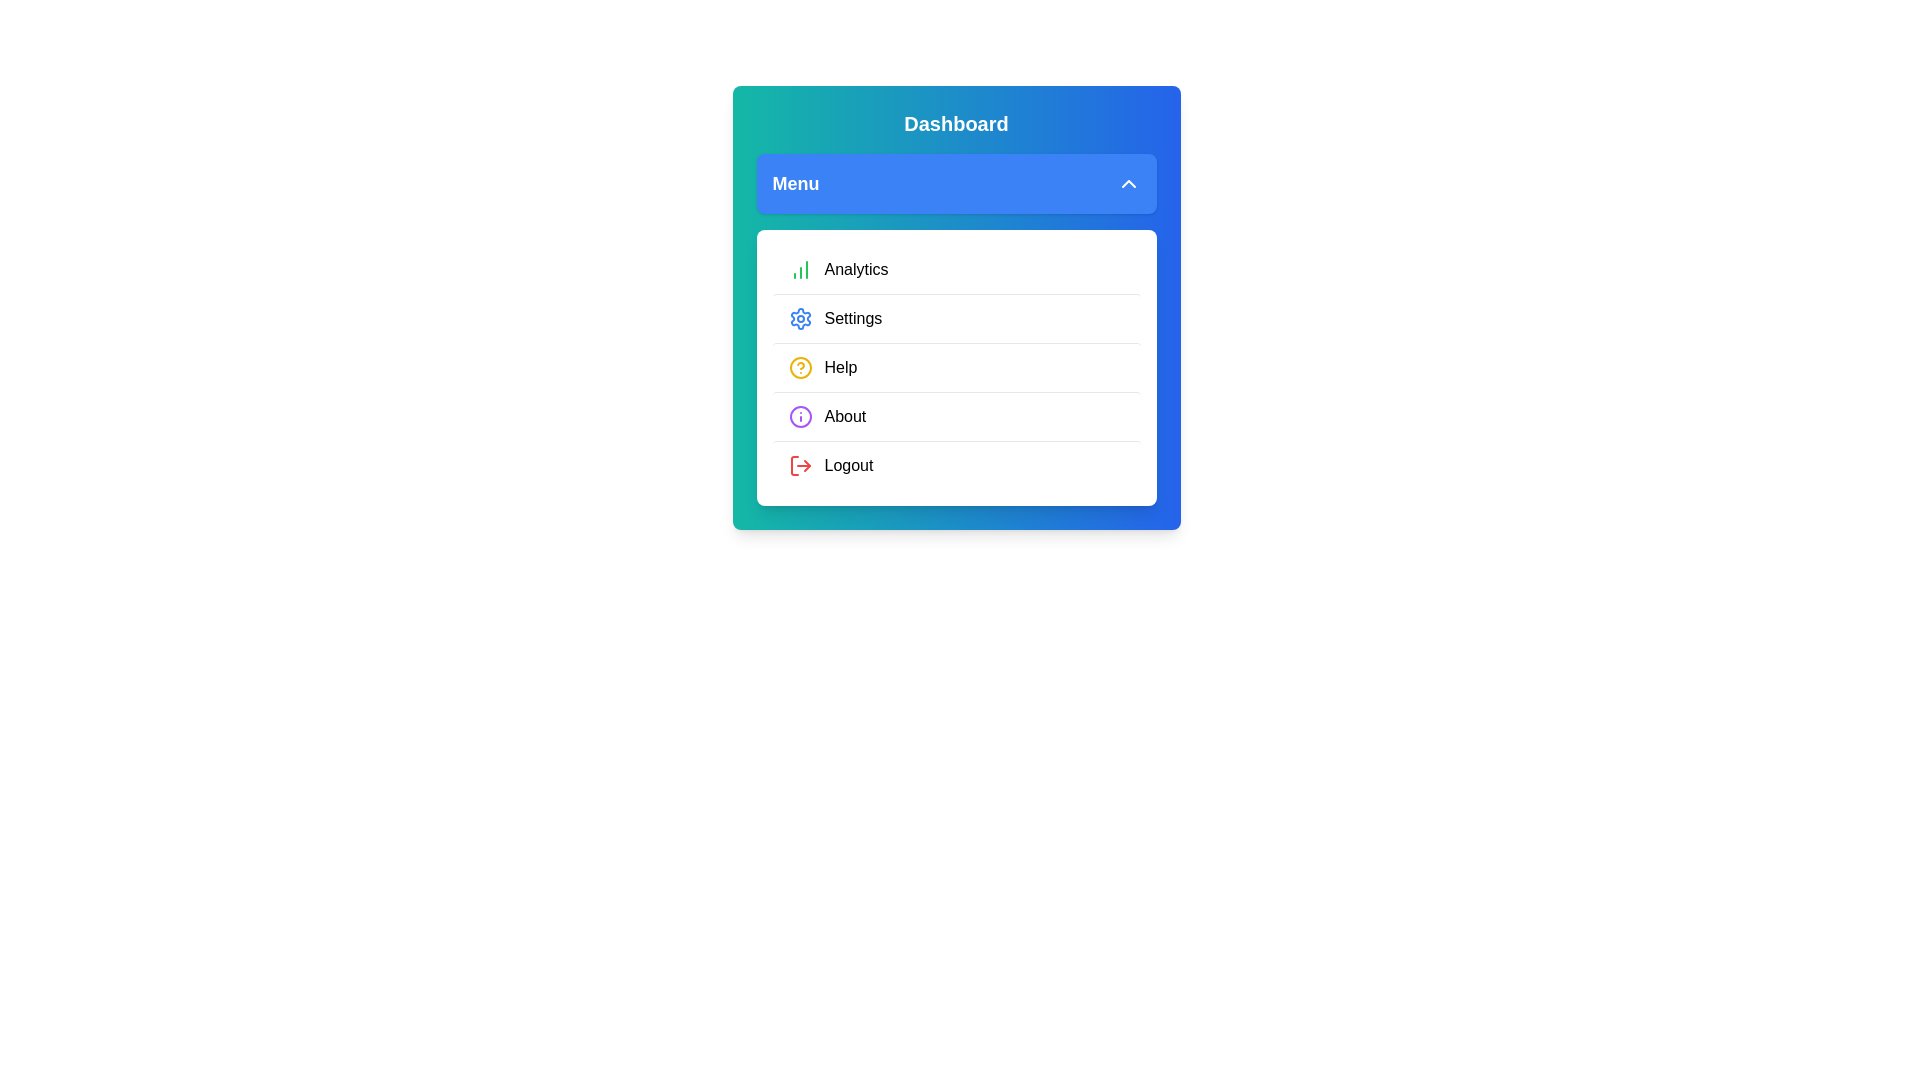  I want to click on the circular icon with a yellow outline and question mark symbol located in the 'Help' menu of the drop-down menu, so click(800, 367).